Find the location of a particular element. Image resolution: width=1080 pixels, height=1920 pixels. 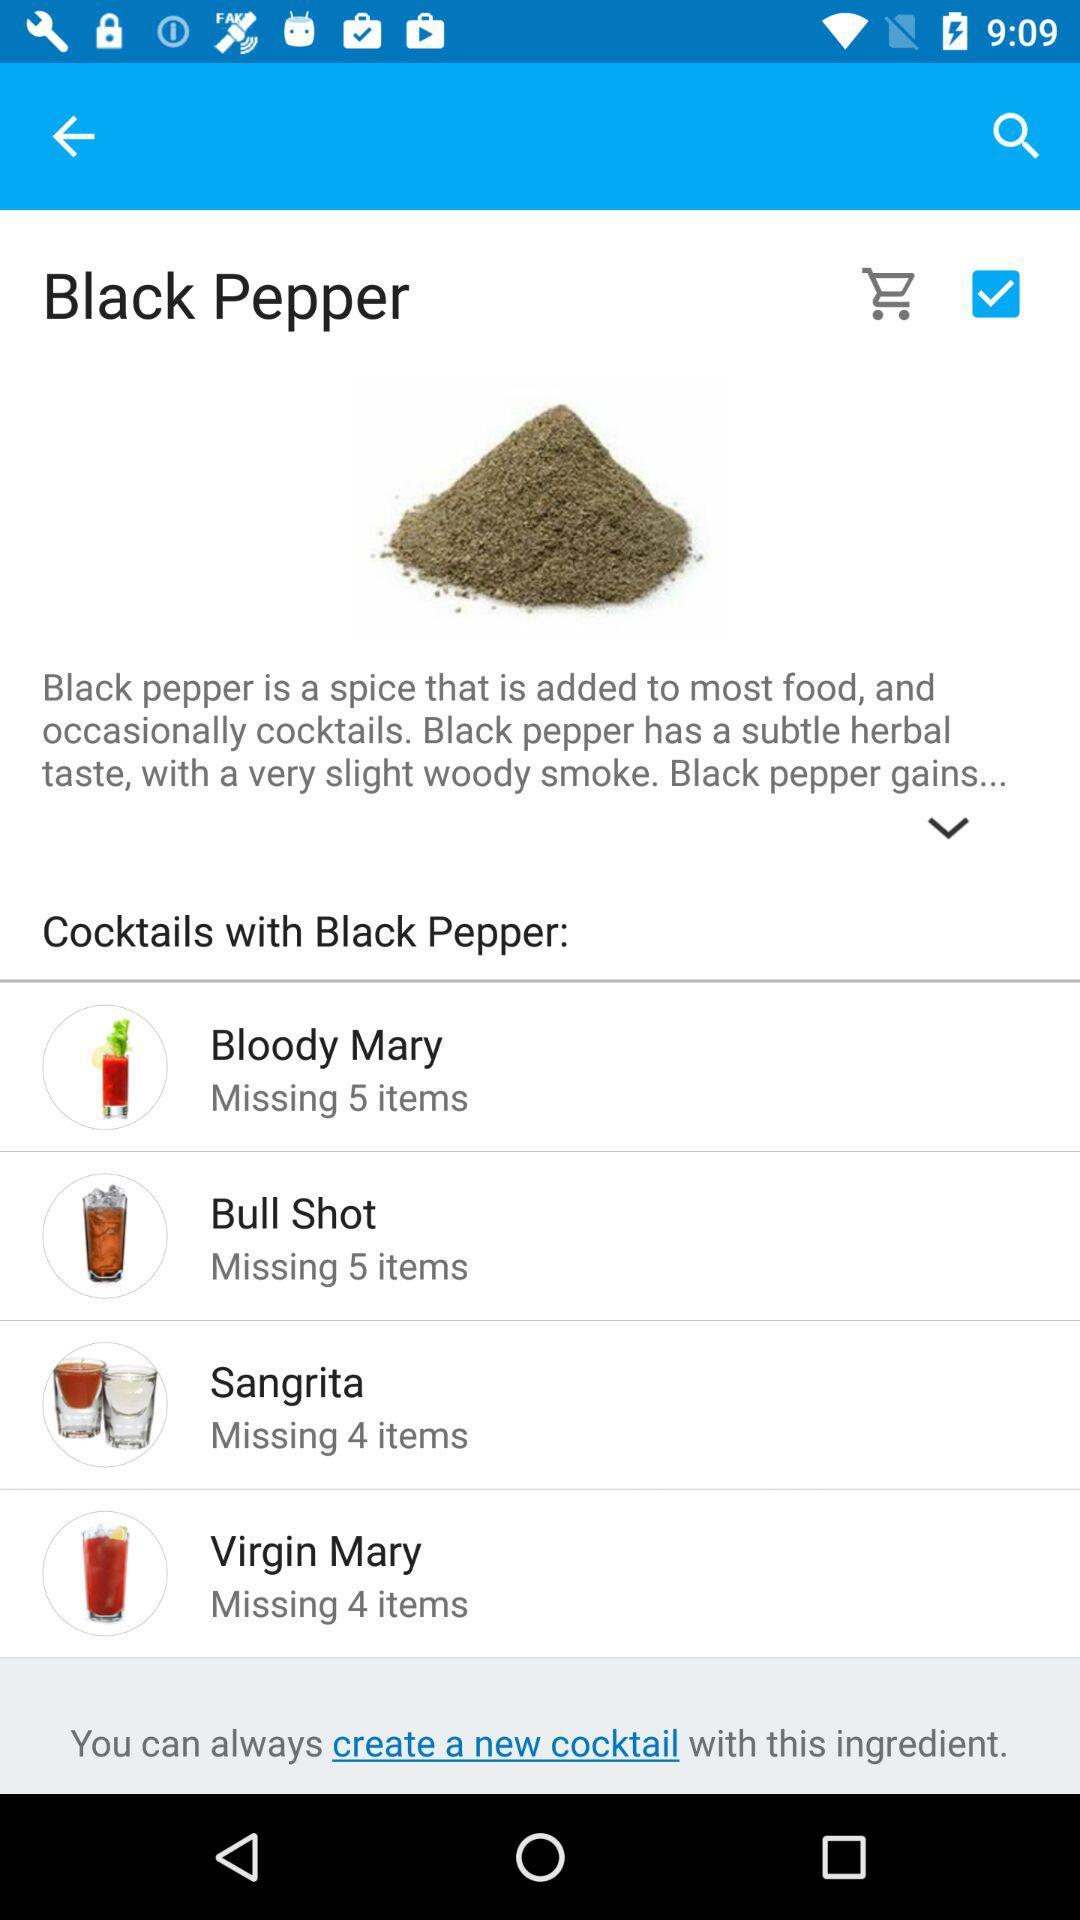

the symbol which is beside black pepper is located at coordinates (901, 292).